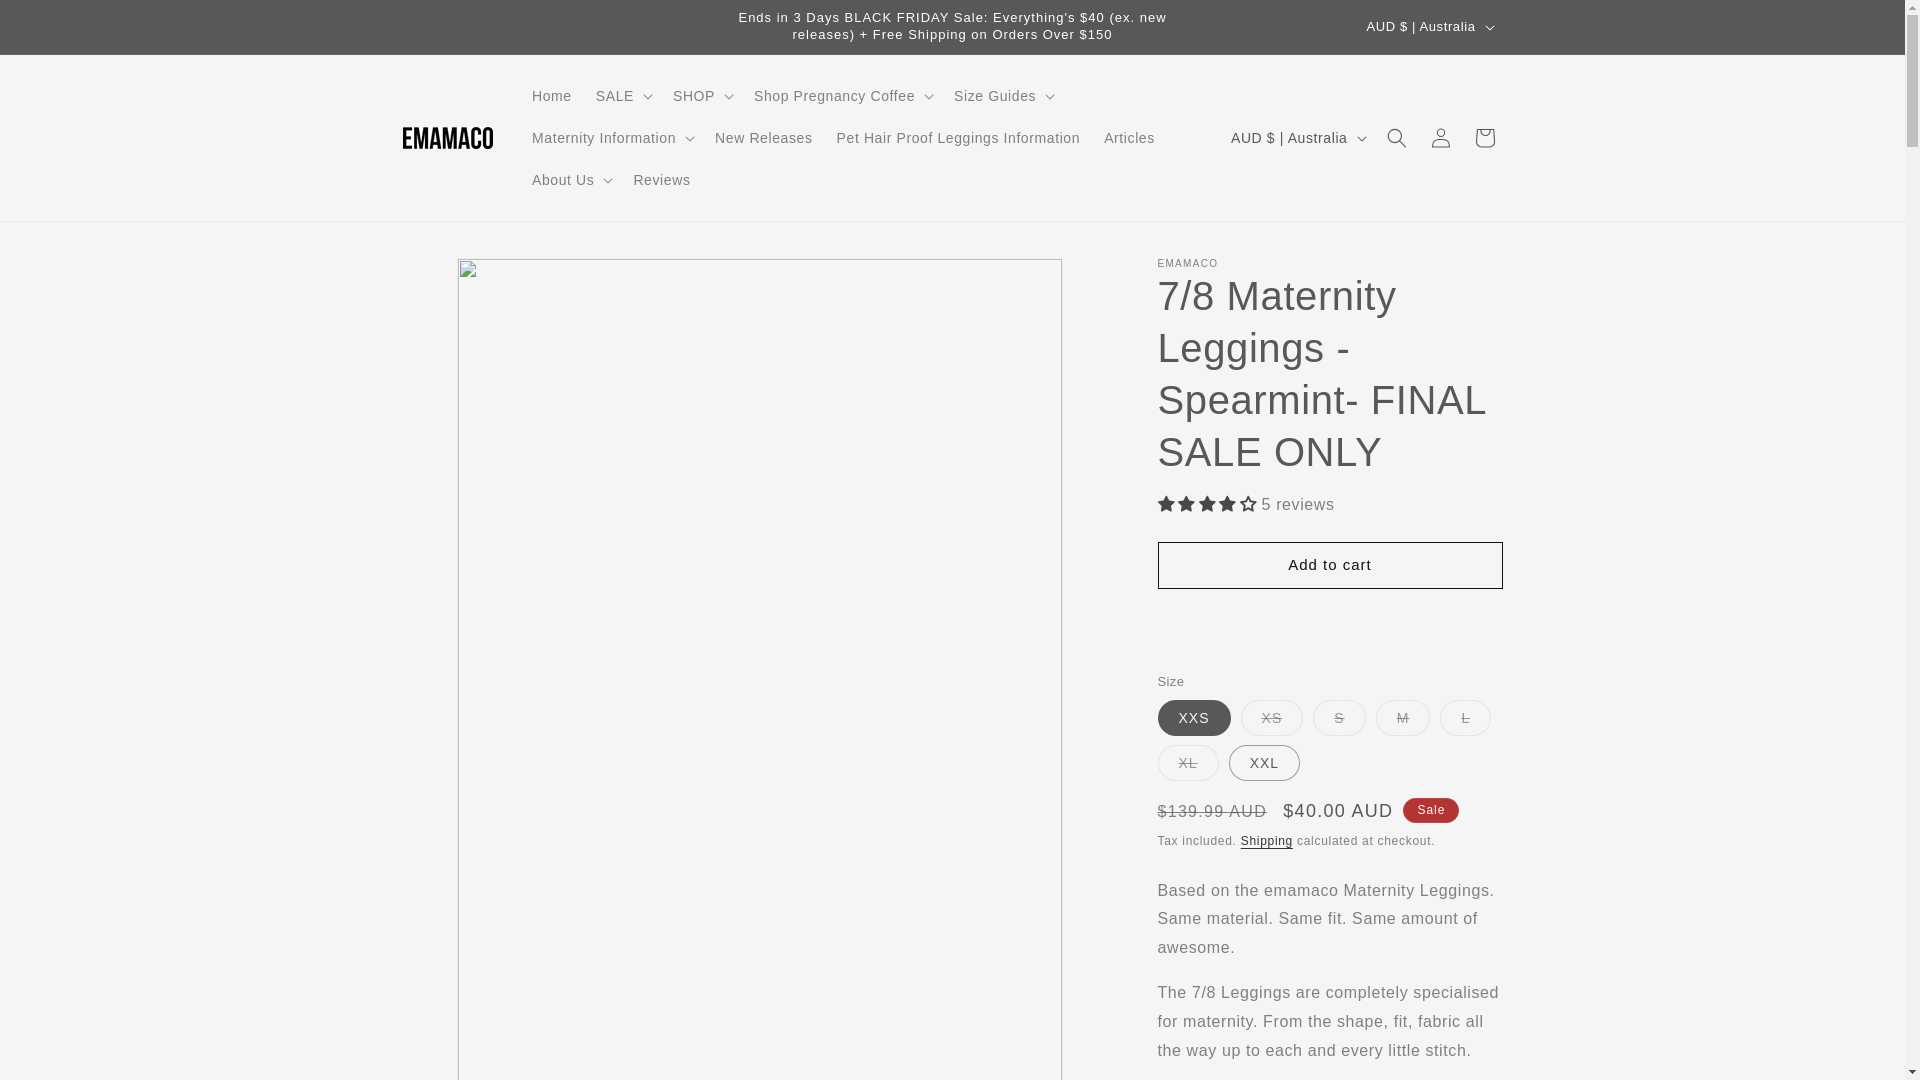 The image size is (1920, 1080). I want to click on 'Articles', so click(1129, 137).